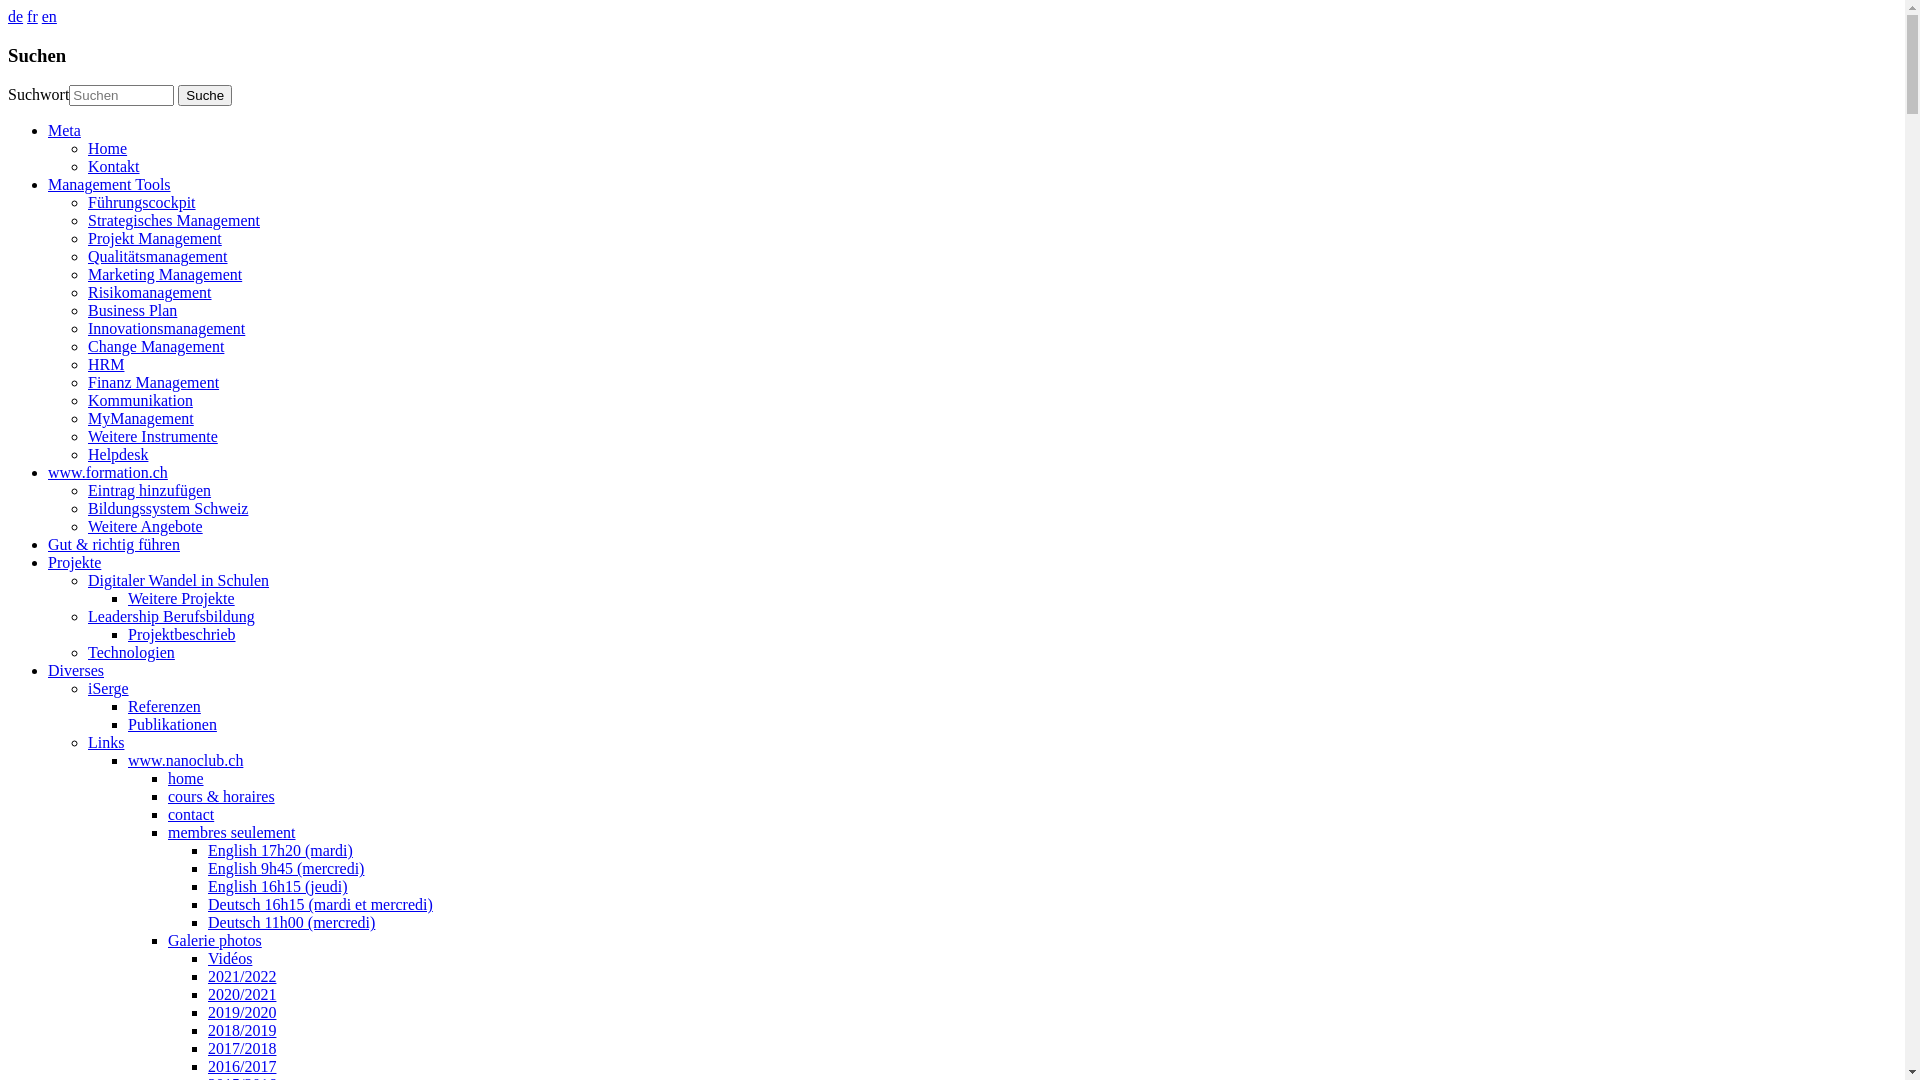 The image size is (1920, 1080). Describe the element at coordinates (152, 435) in the screenshot. I see `'Weitere Instrumente'` at that location.